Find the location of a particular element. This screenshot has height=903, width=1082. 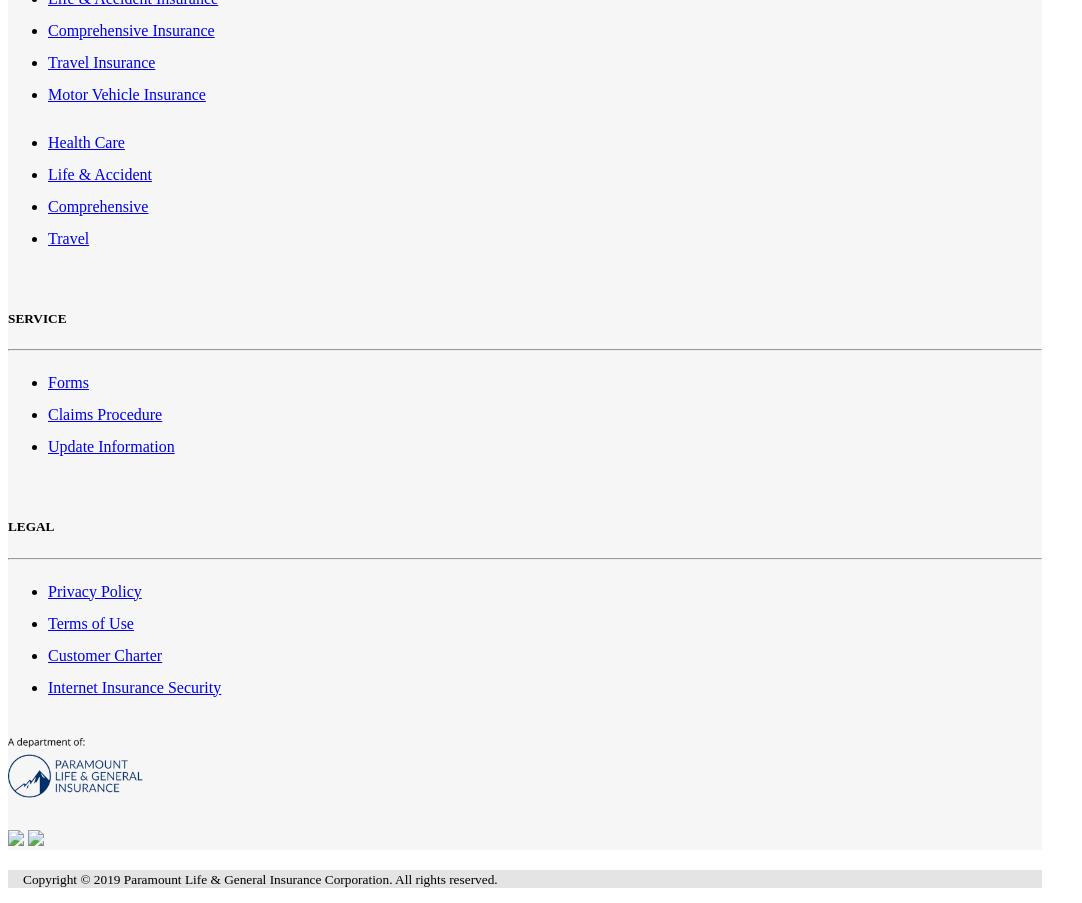

'Comprehensive' is located at coordinates (97, 205).